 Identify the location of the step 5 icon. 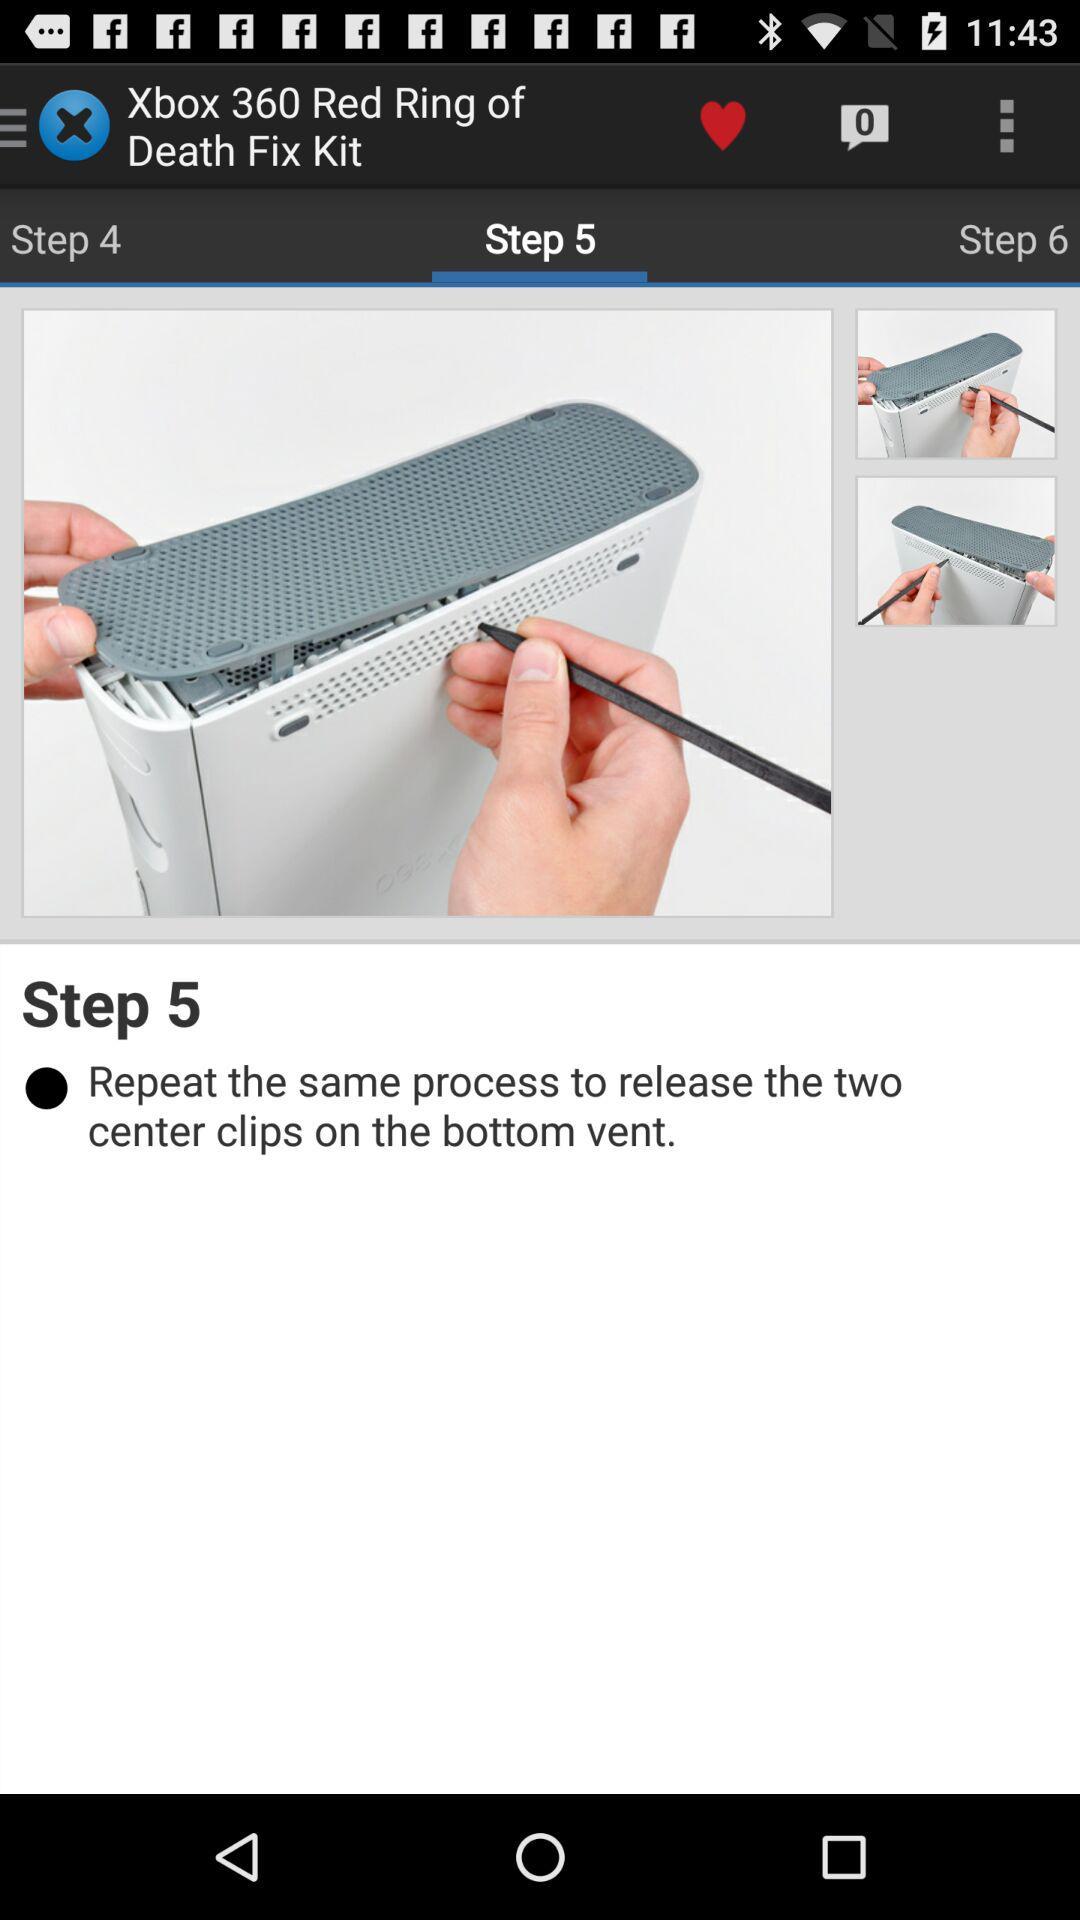
(540, 1002).